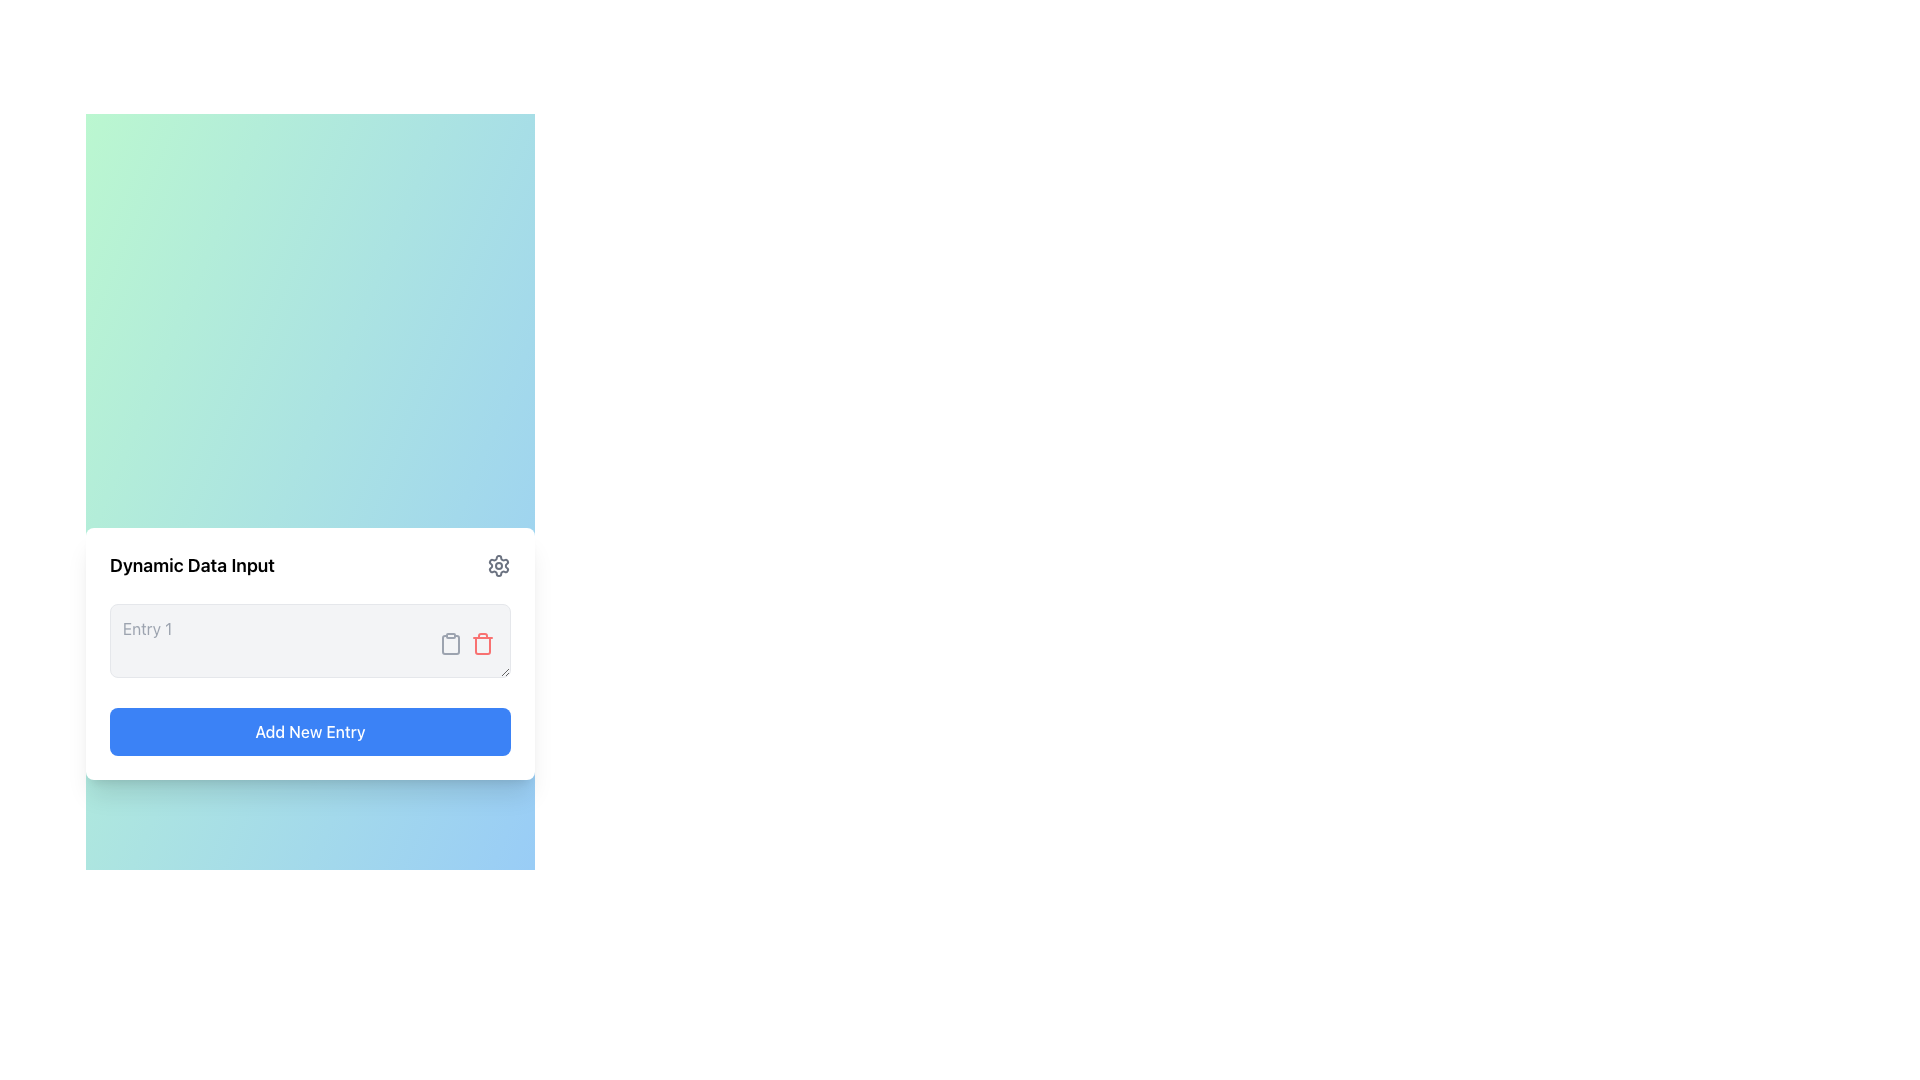 Image resolution: width=1920 pixels, height=1080 pixels. I want to click on the delete button located at the top-right of the form entry section, so click(483, 644).